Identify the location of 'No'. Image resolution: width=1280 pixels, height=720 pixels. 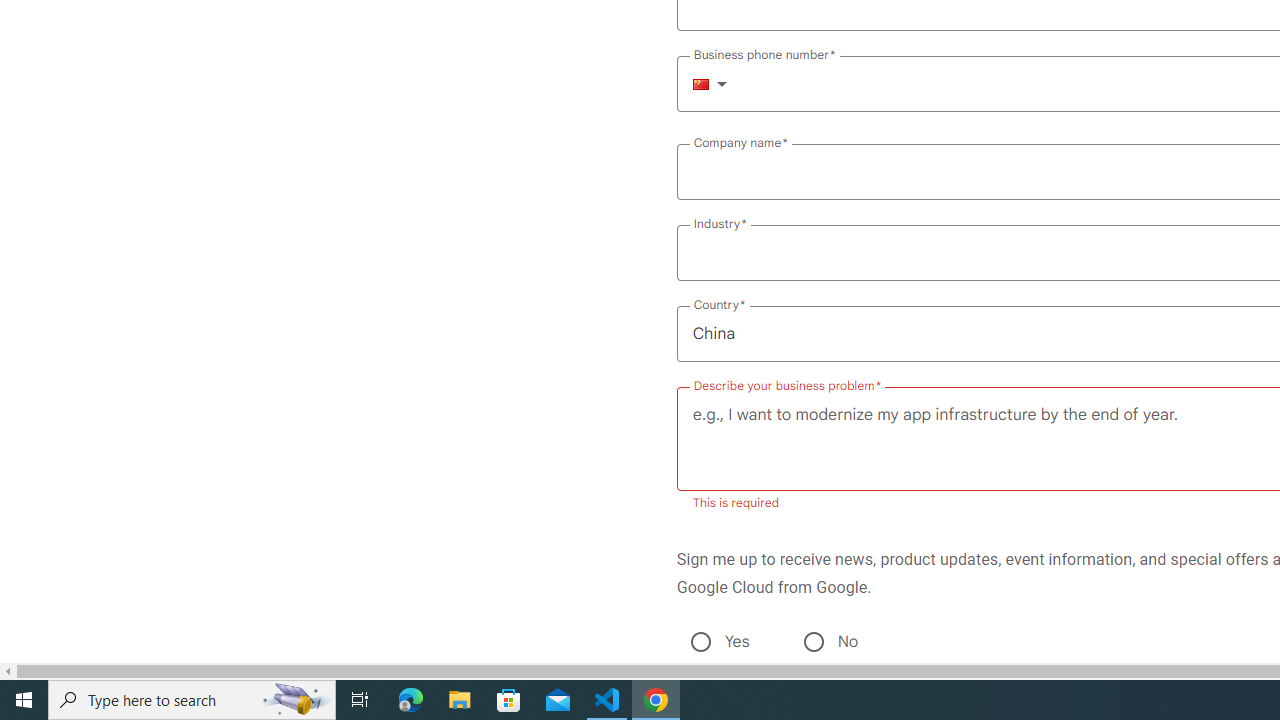
(813, 641).